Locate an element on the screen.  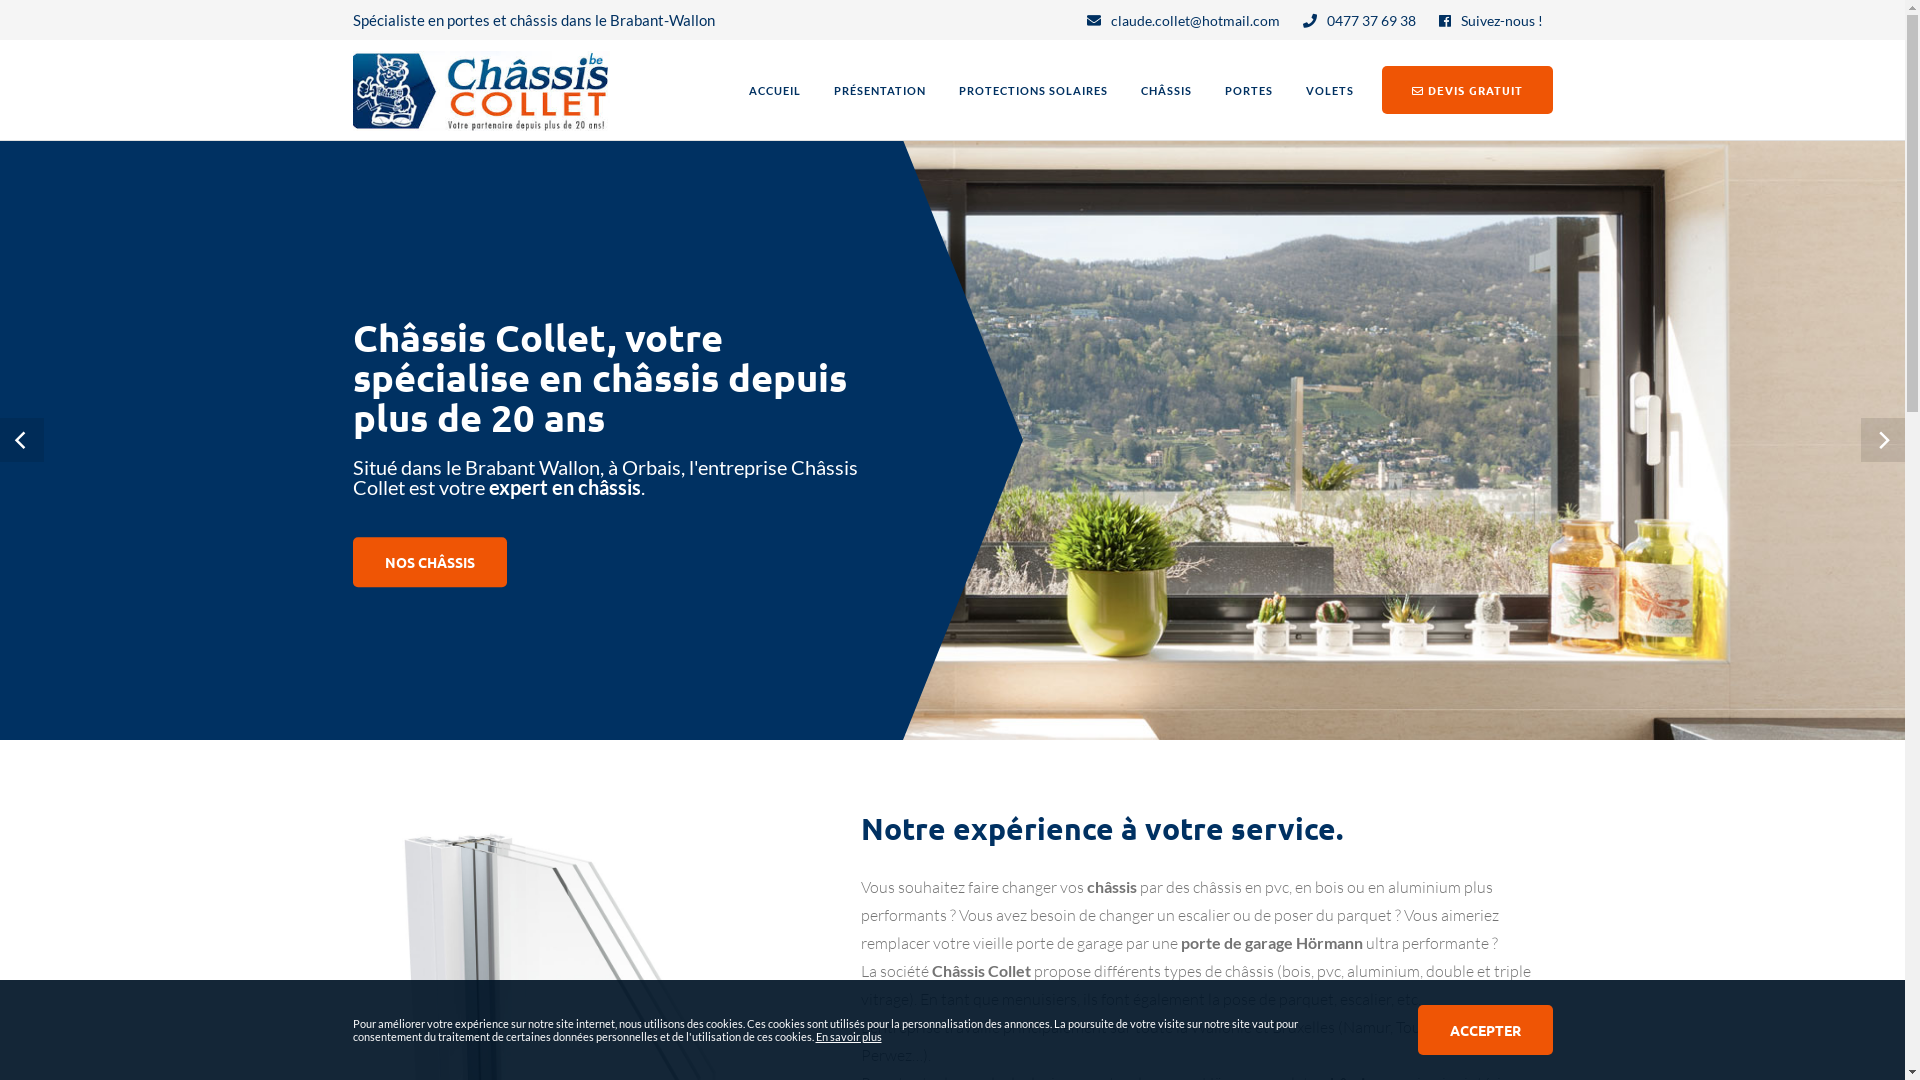
'En savoir plus' is located at coordinates (849, 1035).